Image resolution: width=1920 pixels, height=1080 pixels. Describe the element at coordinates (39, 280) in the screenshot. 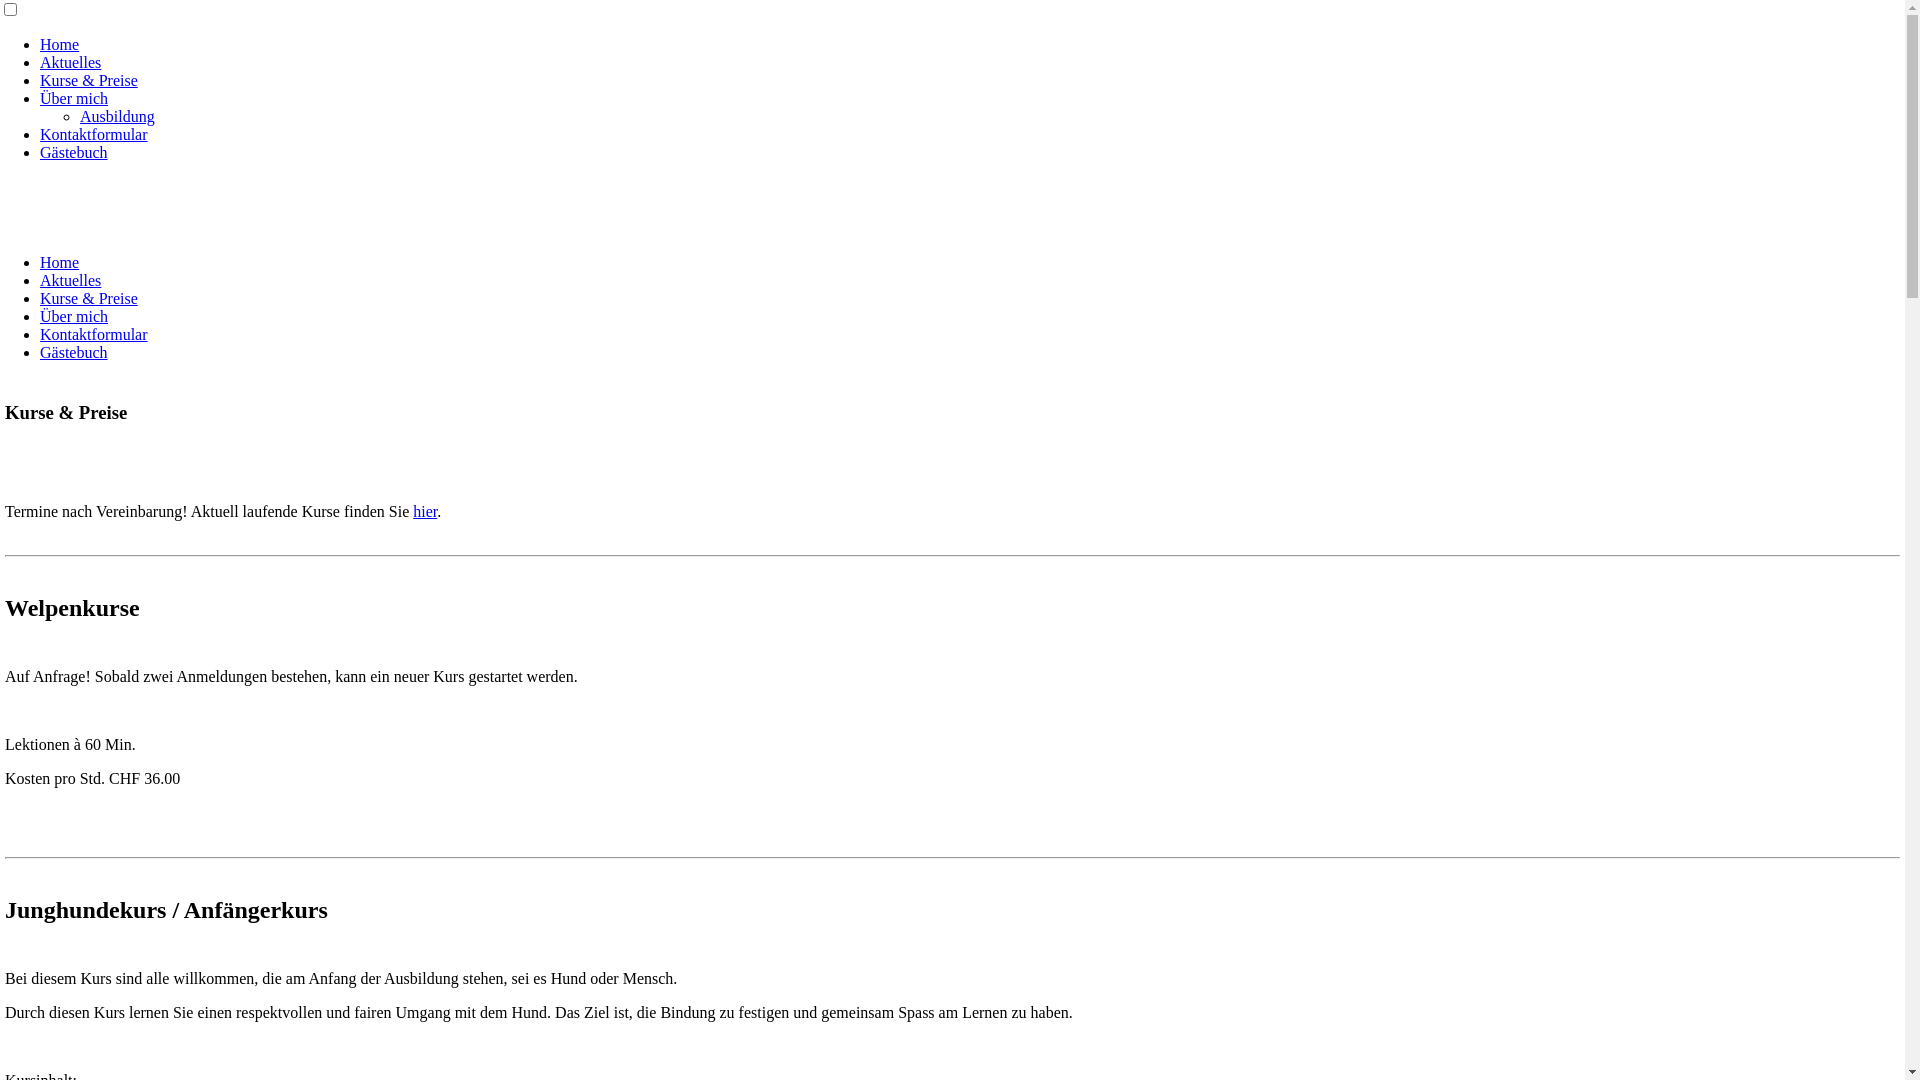

I see `'Aktuelles'` at that location.